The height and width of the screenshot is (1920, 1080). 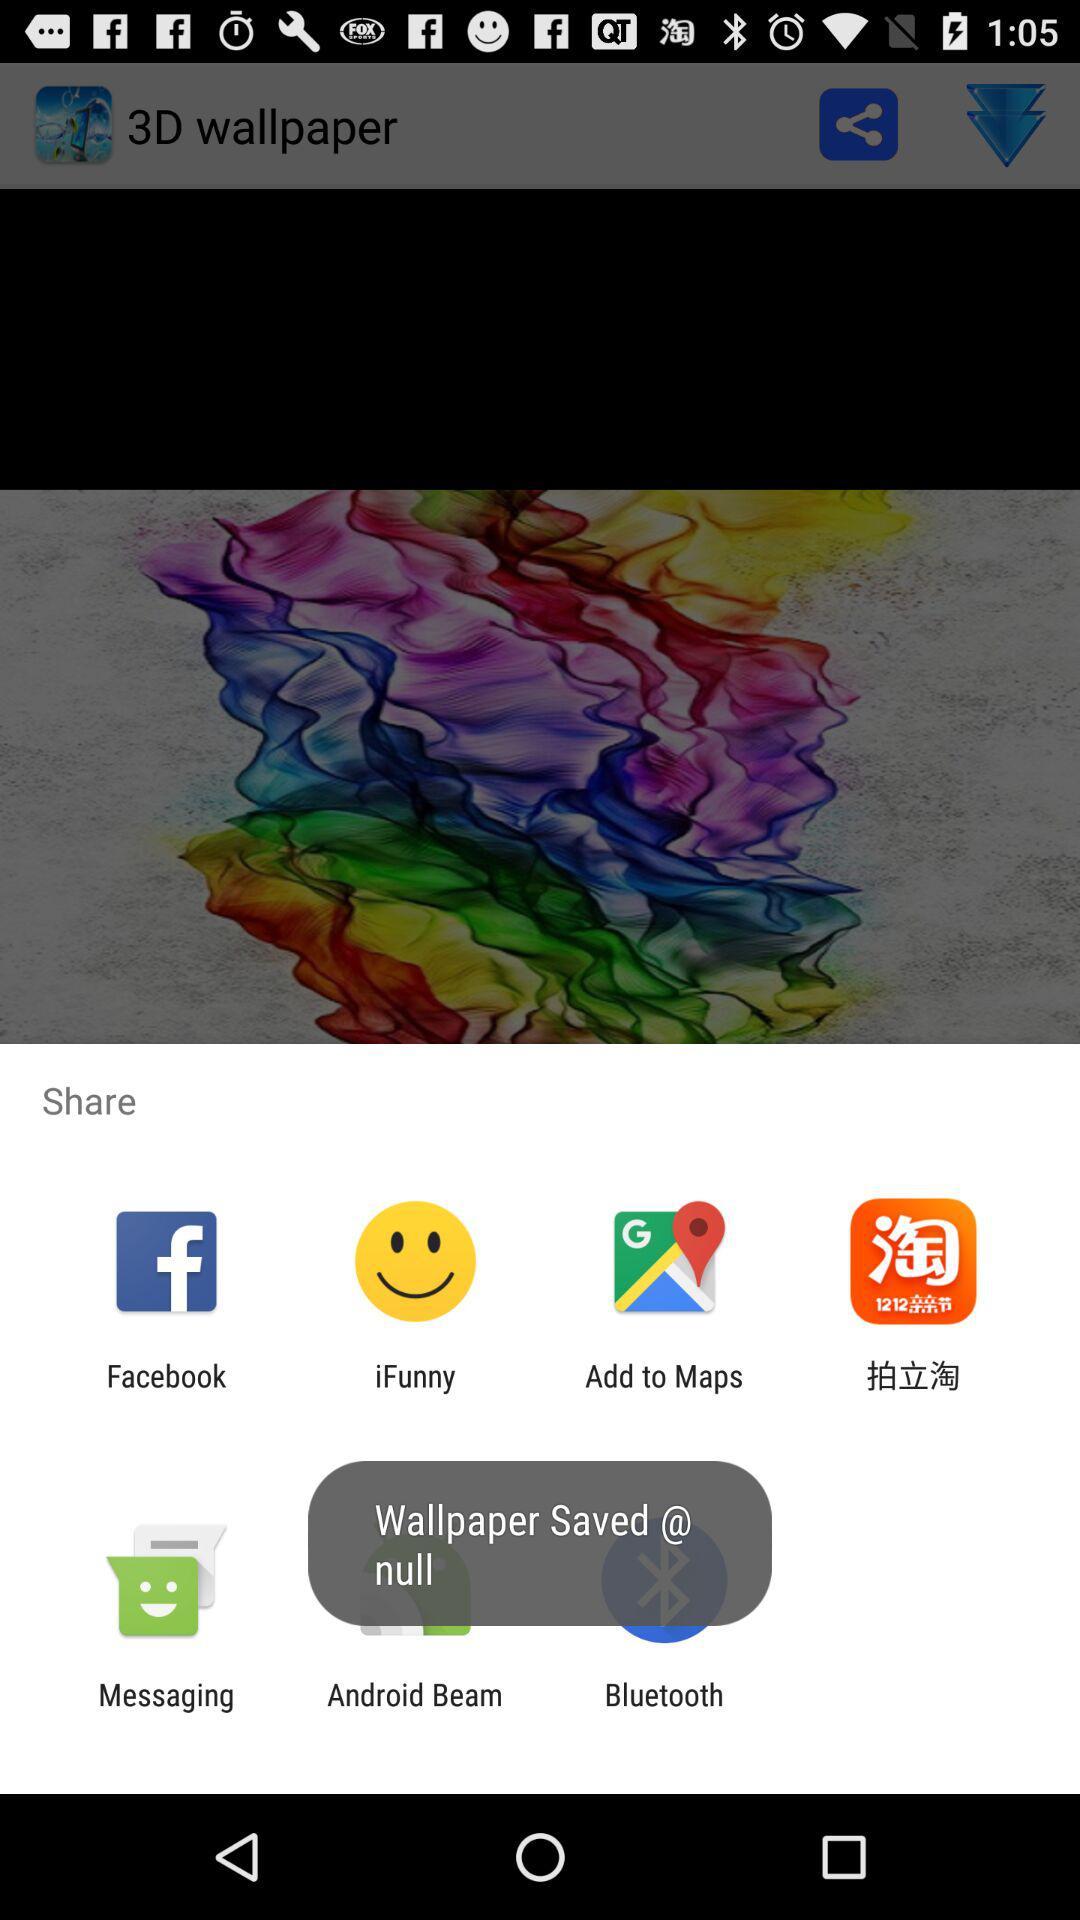 What do you see at coordinates (664, 1392) in the screenshot?
I see `the item next to ifunny item` at bounding box center [664, 1392].